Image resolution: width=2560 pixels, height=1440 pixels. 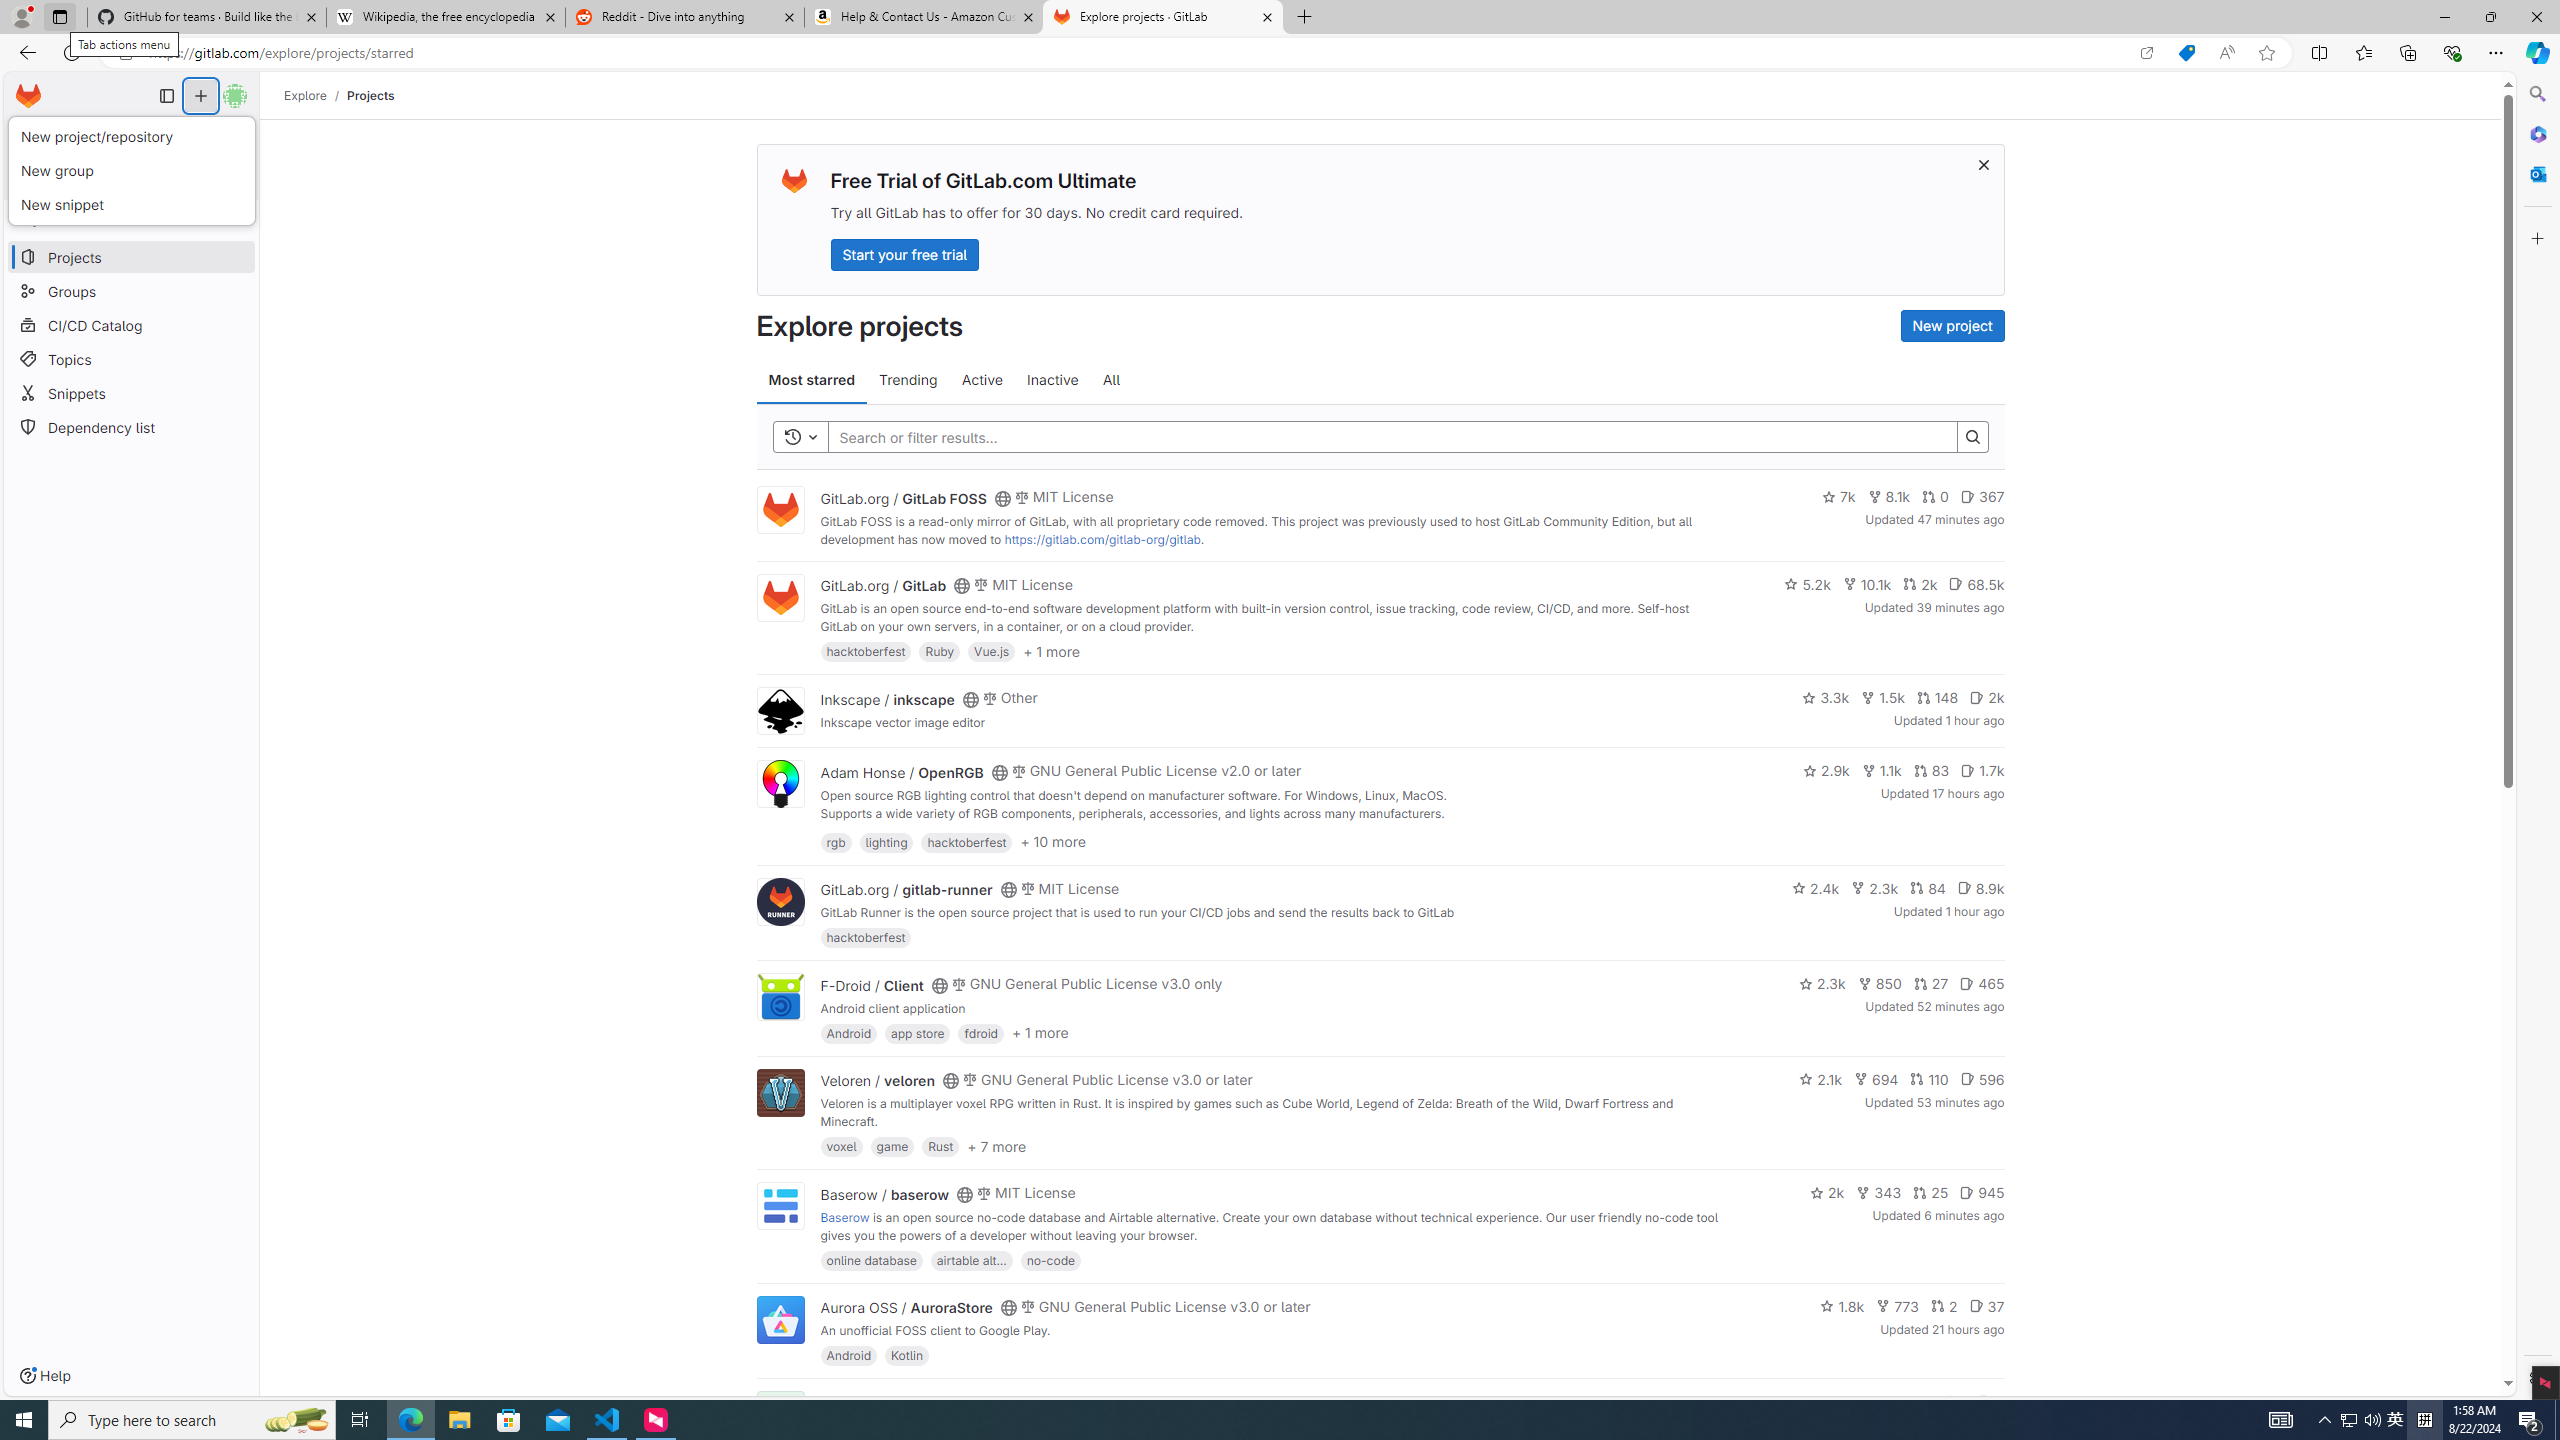 What do you see at coordinates (900, 770) in the screenshot?
I see `'Adam Honse / OpenRGB'` at bounding box center [900, 770].